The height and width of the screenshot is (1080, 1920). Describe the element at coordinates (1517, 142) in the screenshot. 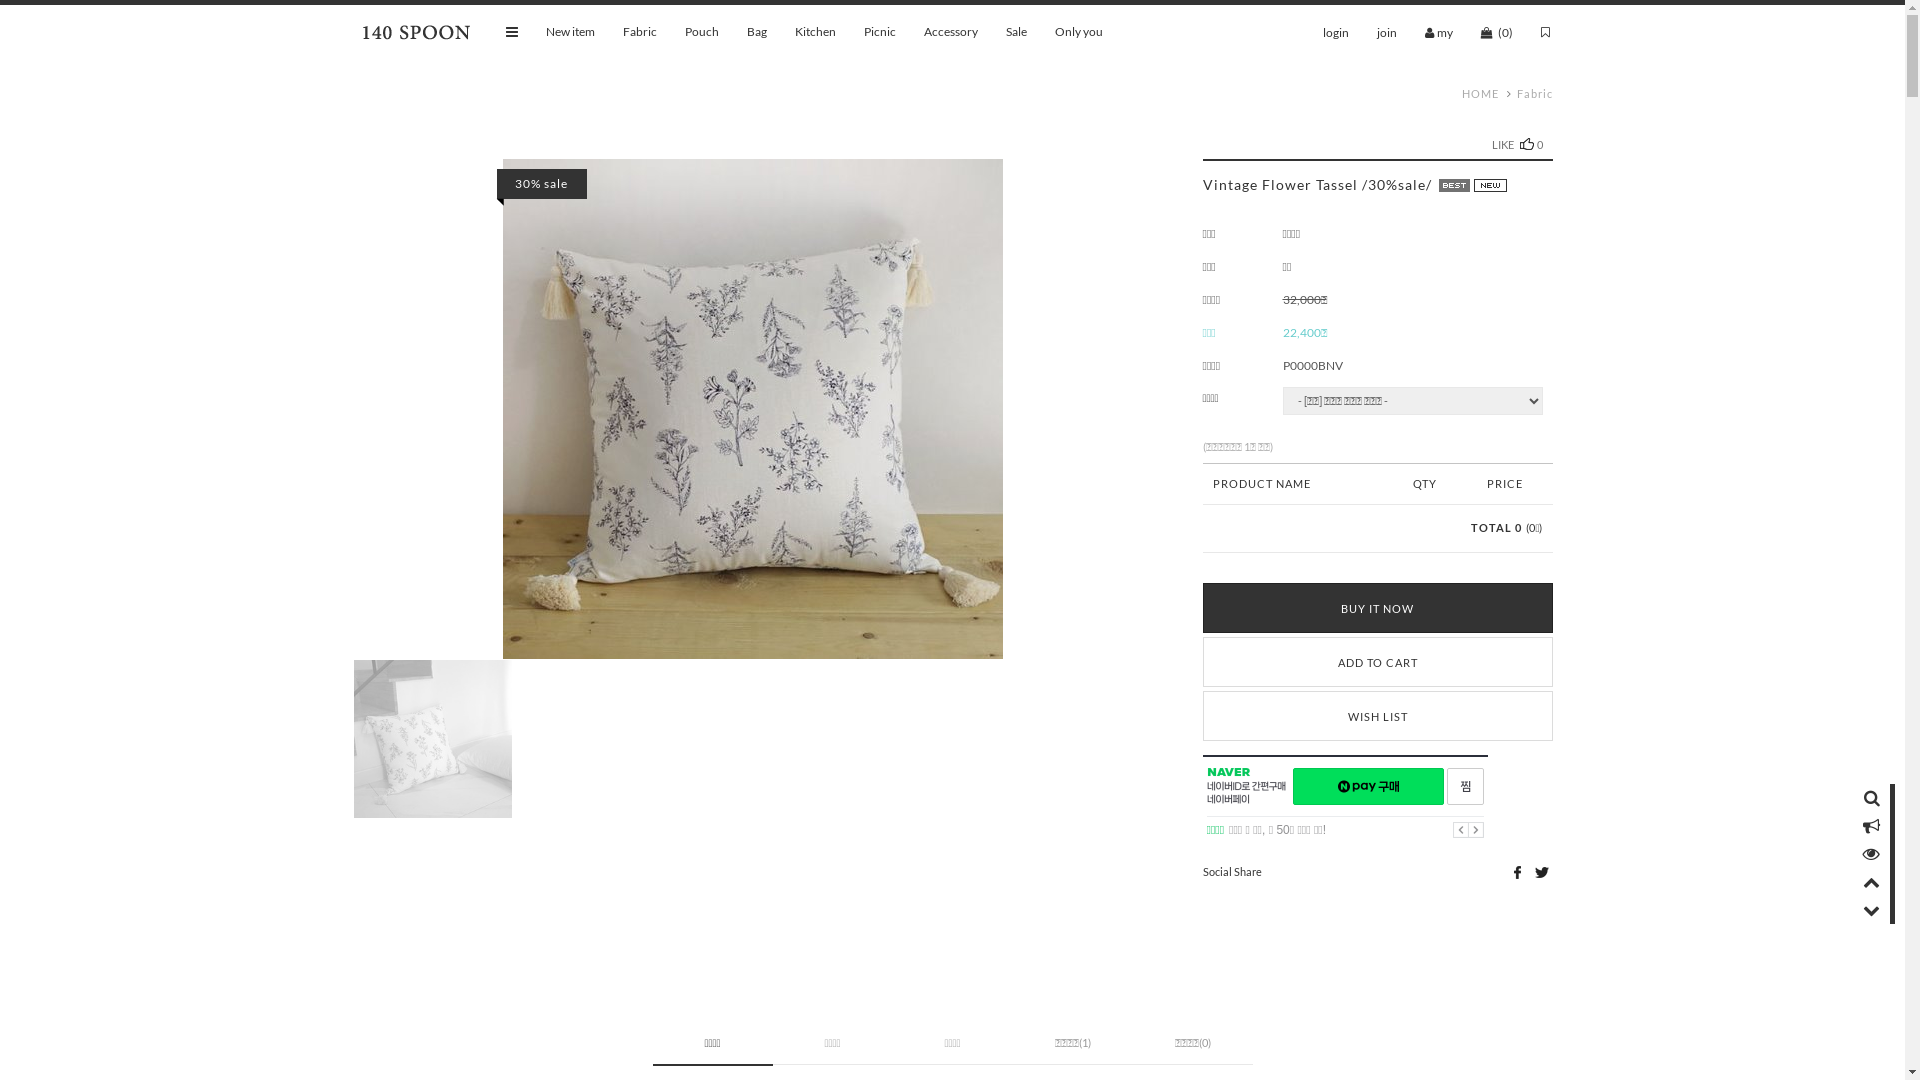

I see `'LIKE0'` at that location.